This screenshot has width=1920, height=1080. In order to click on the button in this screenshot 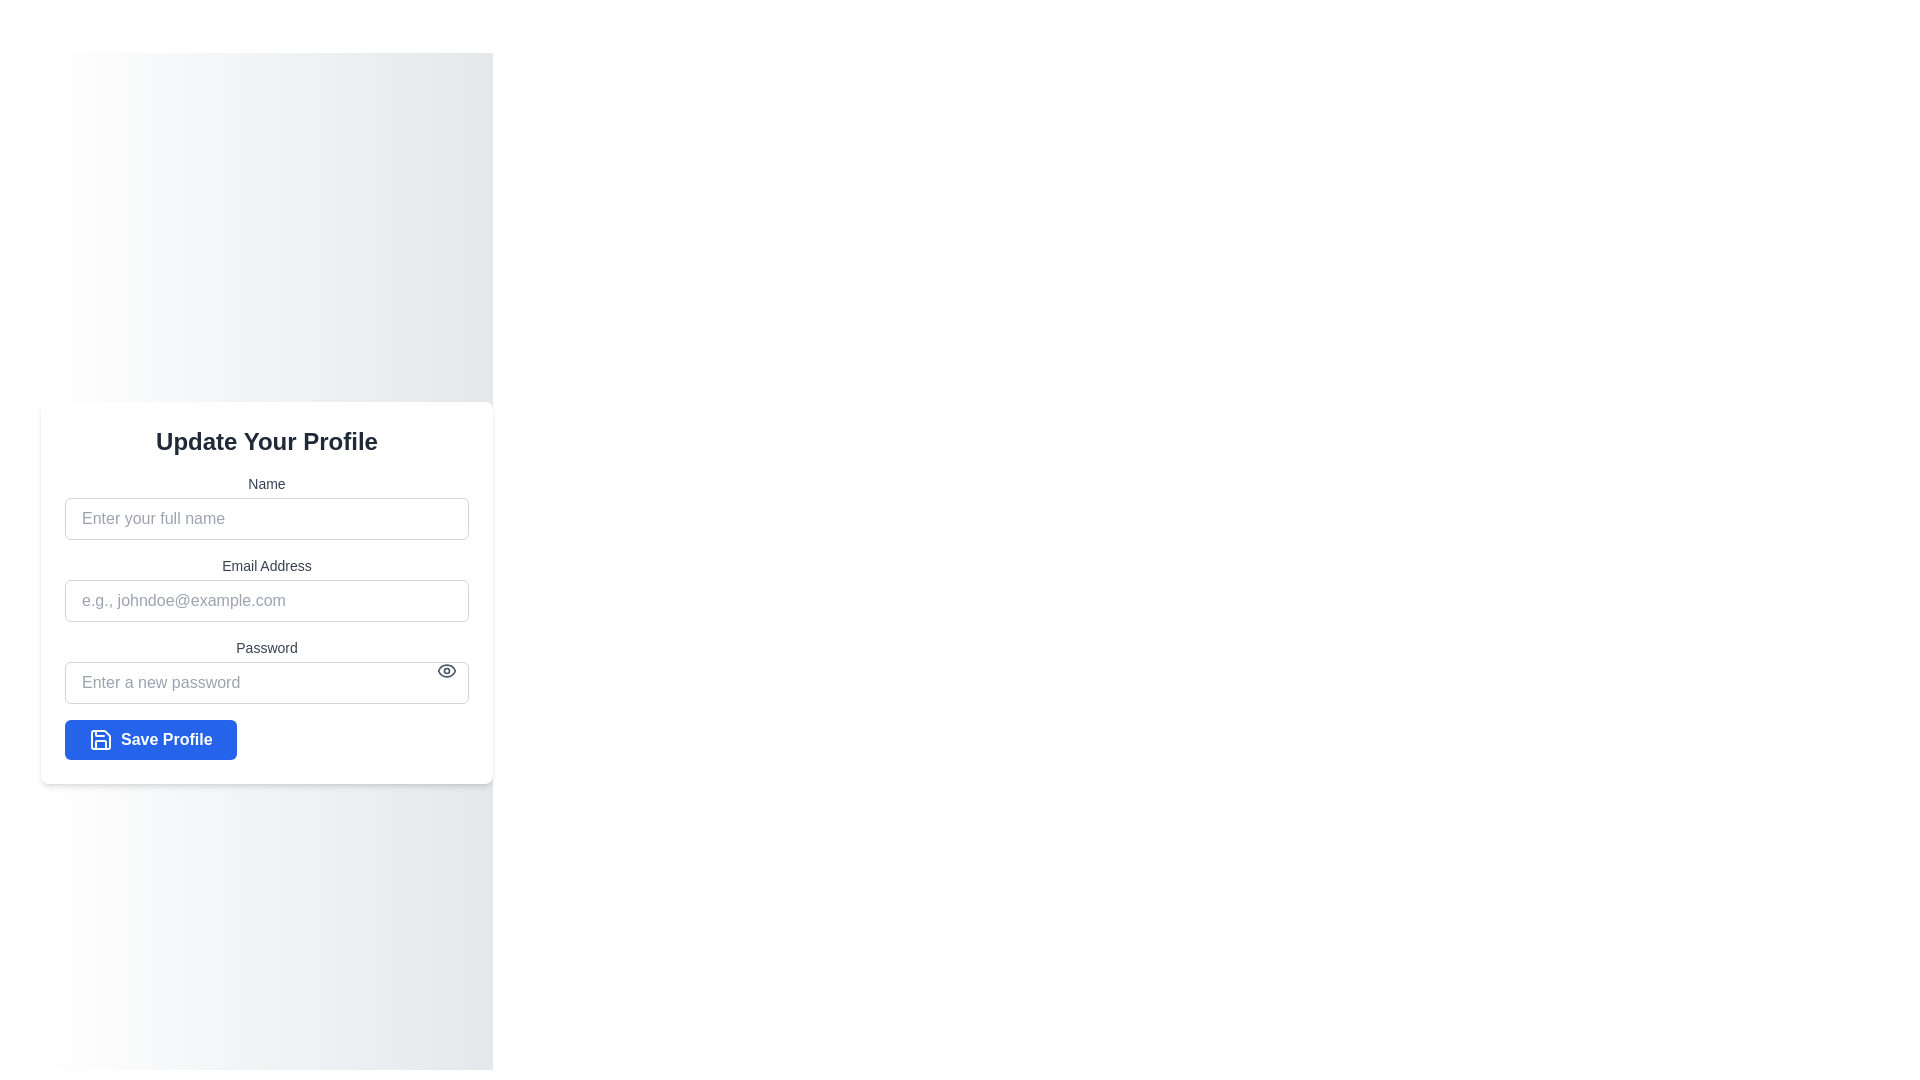, I will do `click(445, 671)`.